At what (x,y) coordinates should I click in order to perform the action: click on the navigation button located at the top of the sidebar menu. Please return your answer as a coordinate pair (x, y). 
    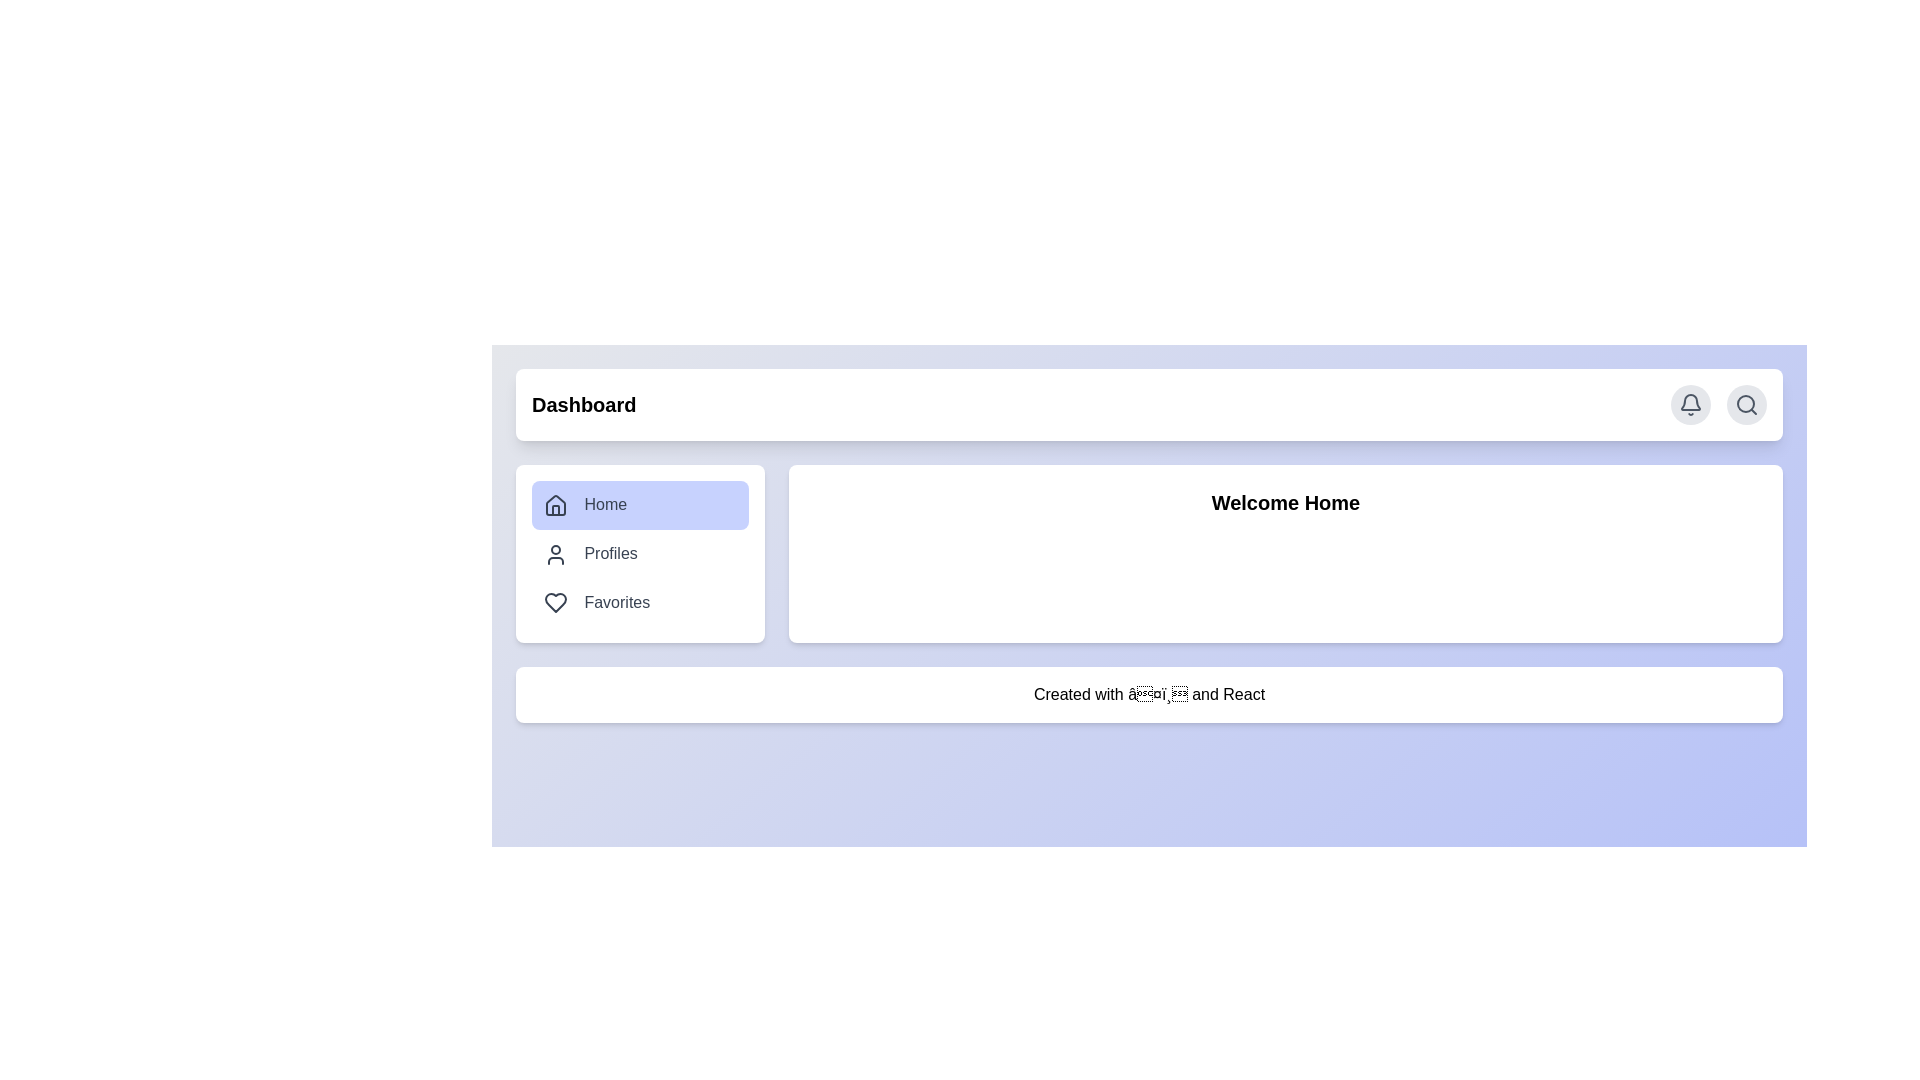
    Looking at the image, I should click on (640, 504).